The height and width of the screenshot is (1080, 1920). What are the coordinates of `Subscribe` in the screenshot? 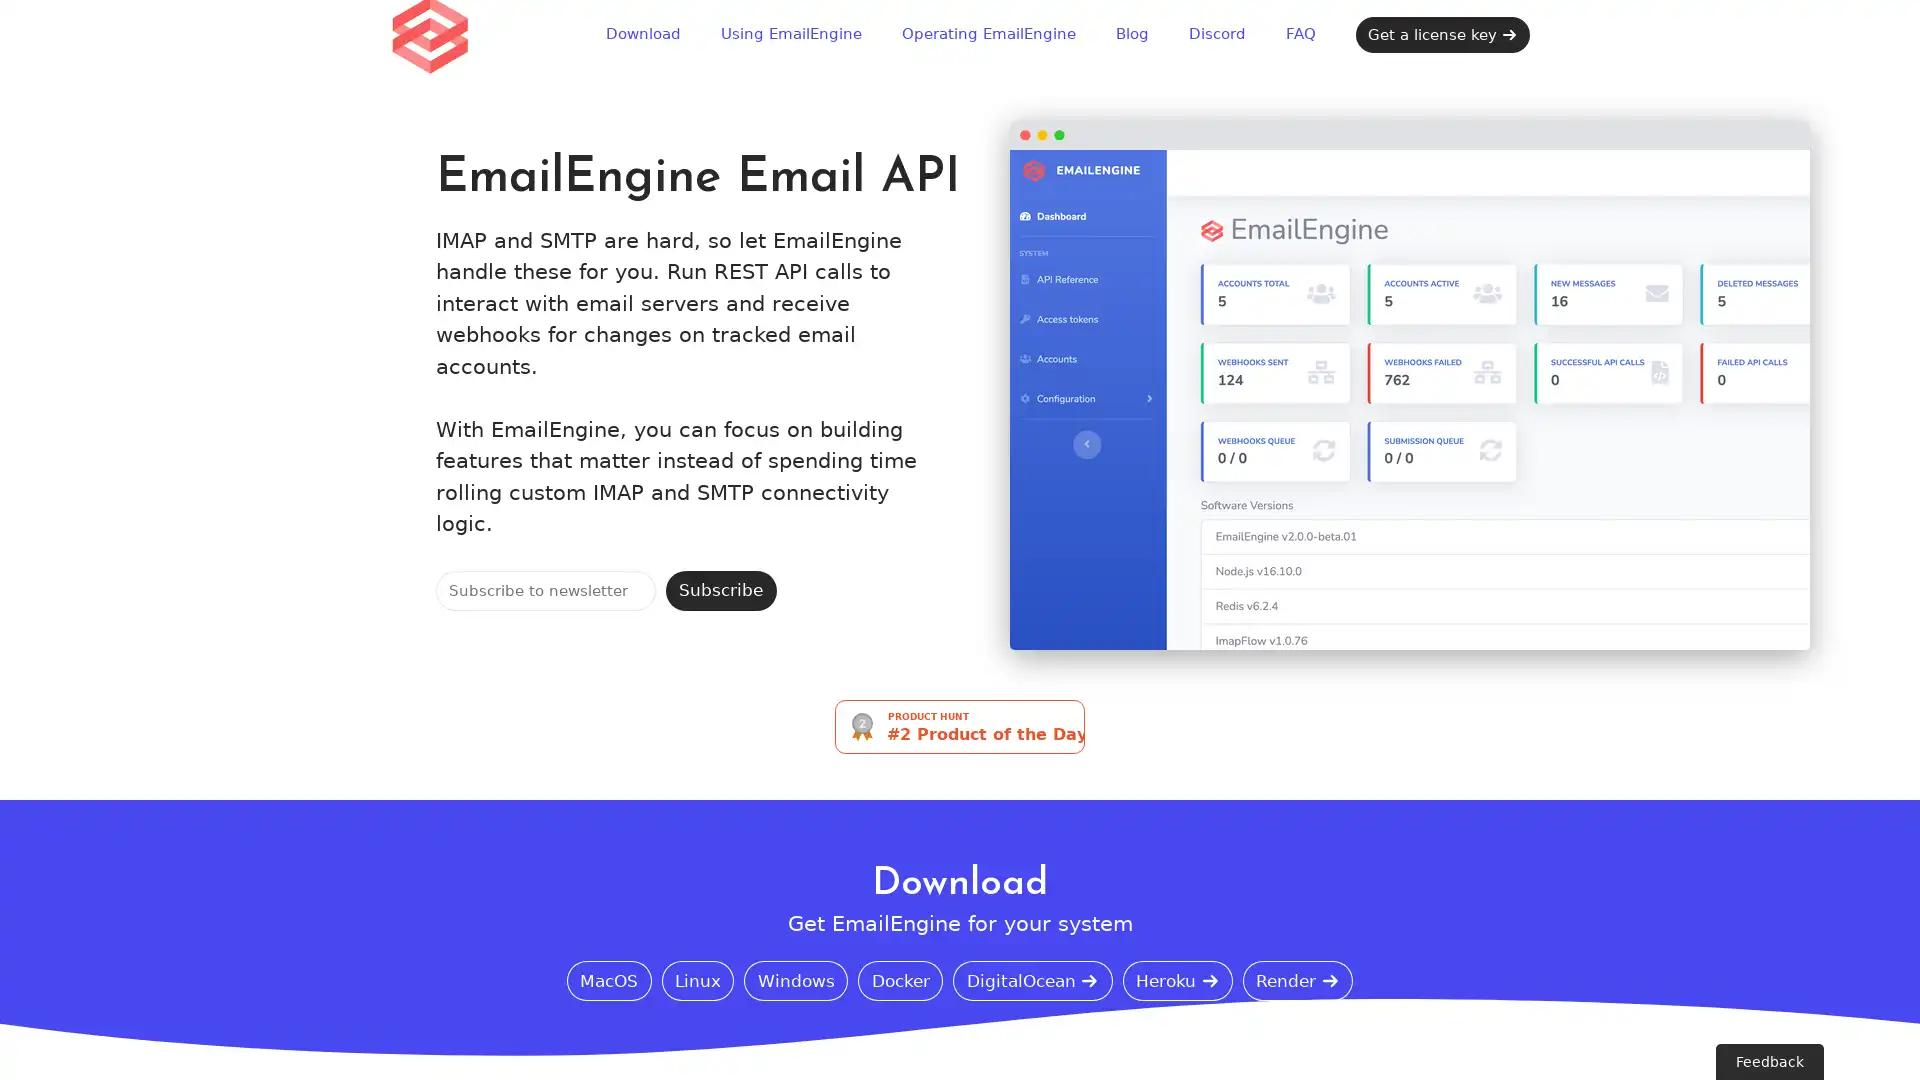 It's located at (720, 589).